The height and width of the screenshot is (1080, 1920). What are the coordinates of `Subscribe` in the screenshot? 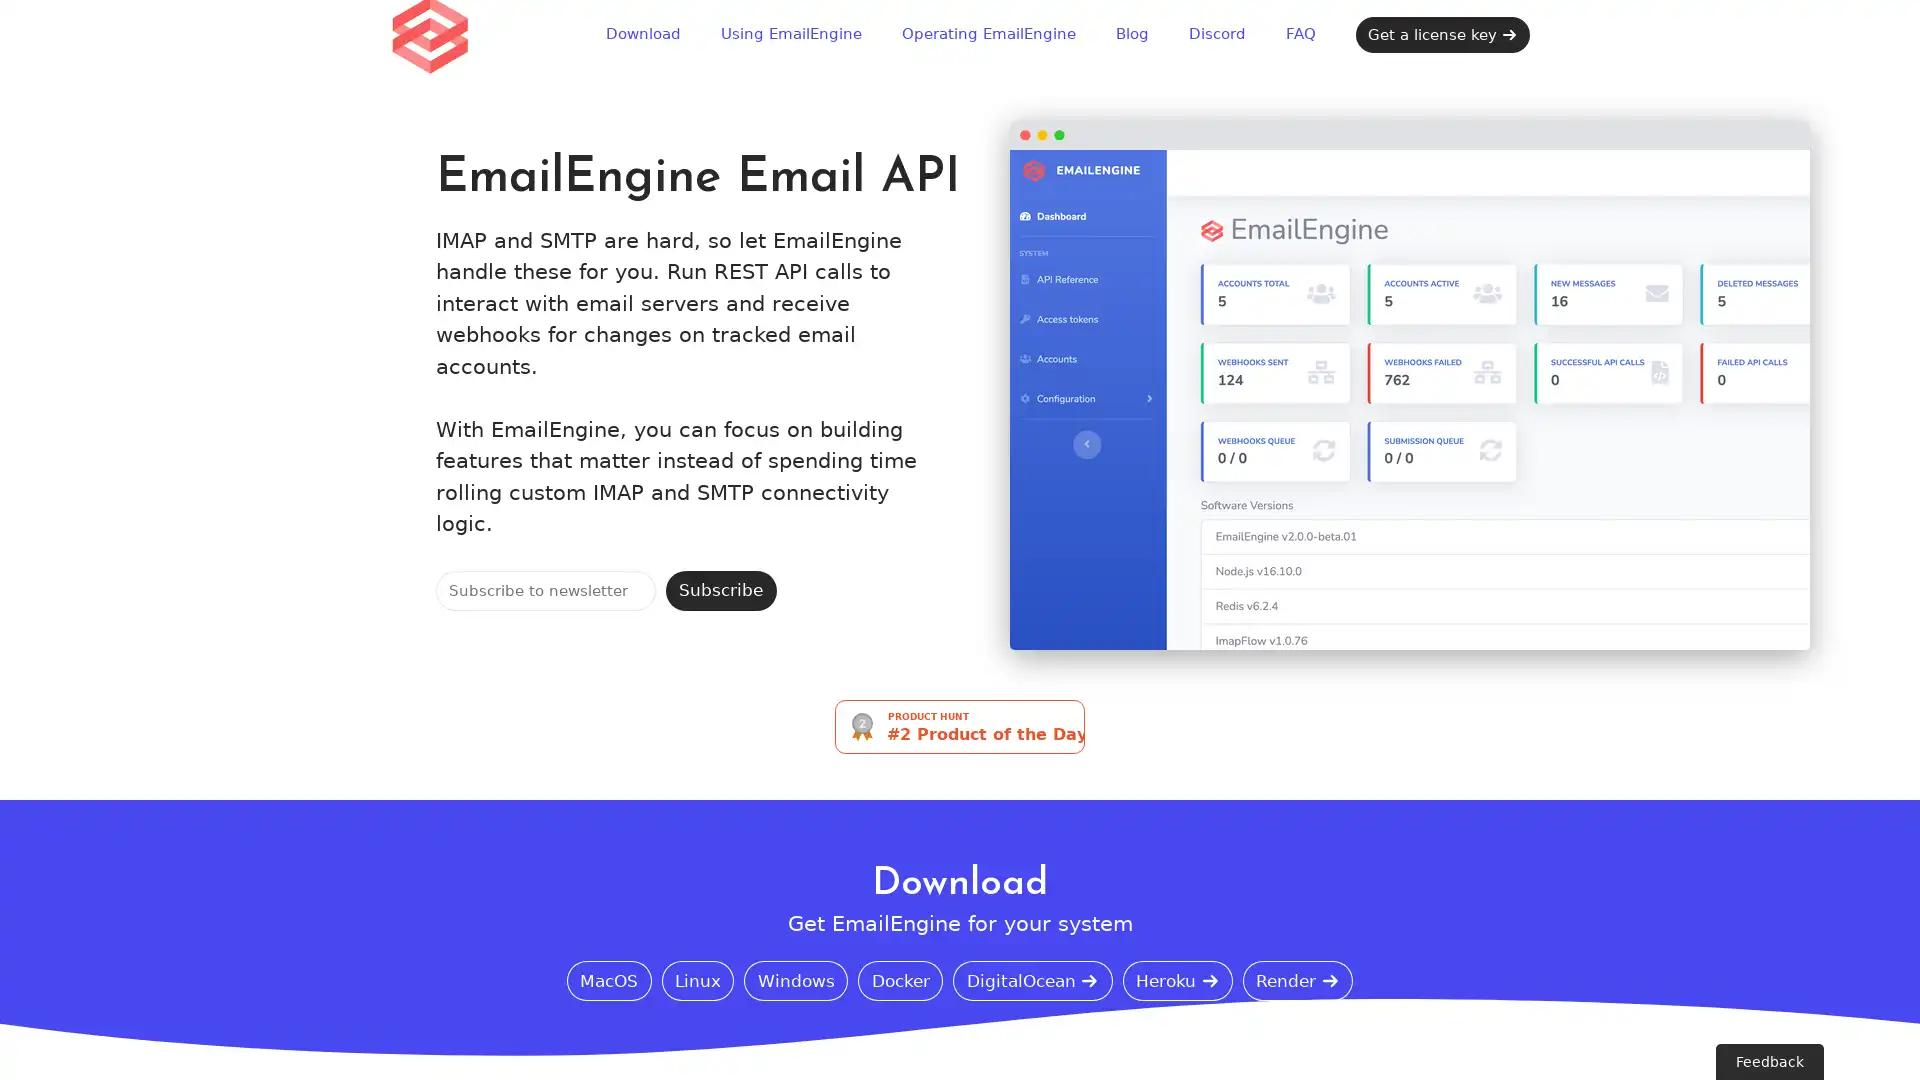 It's located at (720, 589).